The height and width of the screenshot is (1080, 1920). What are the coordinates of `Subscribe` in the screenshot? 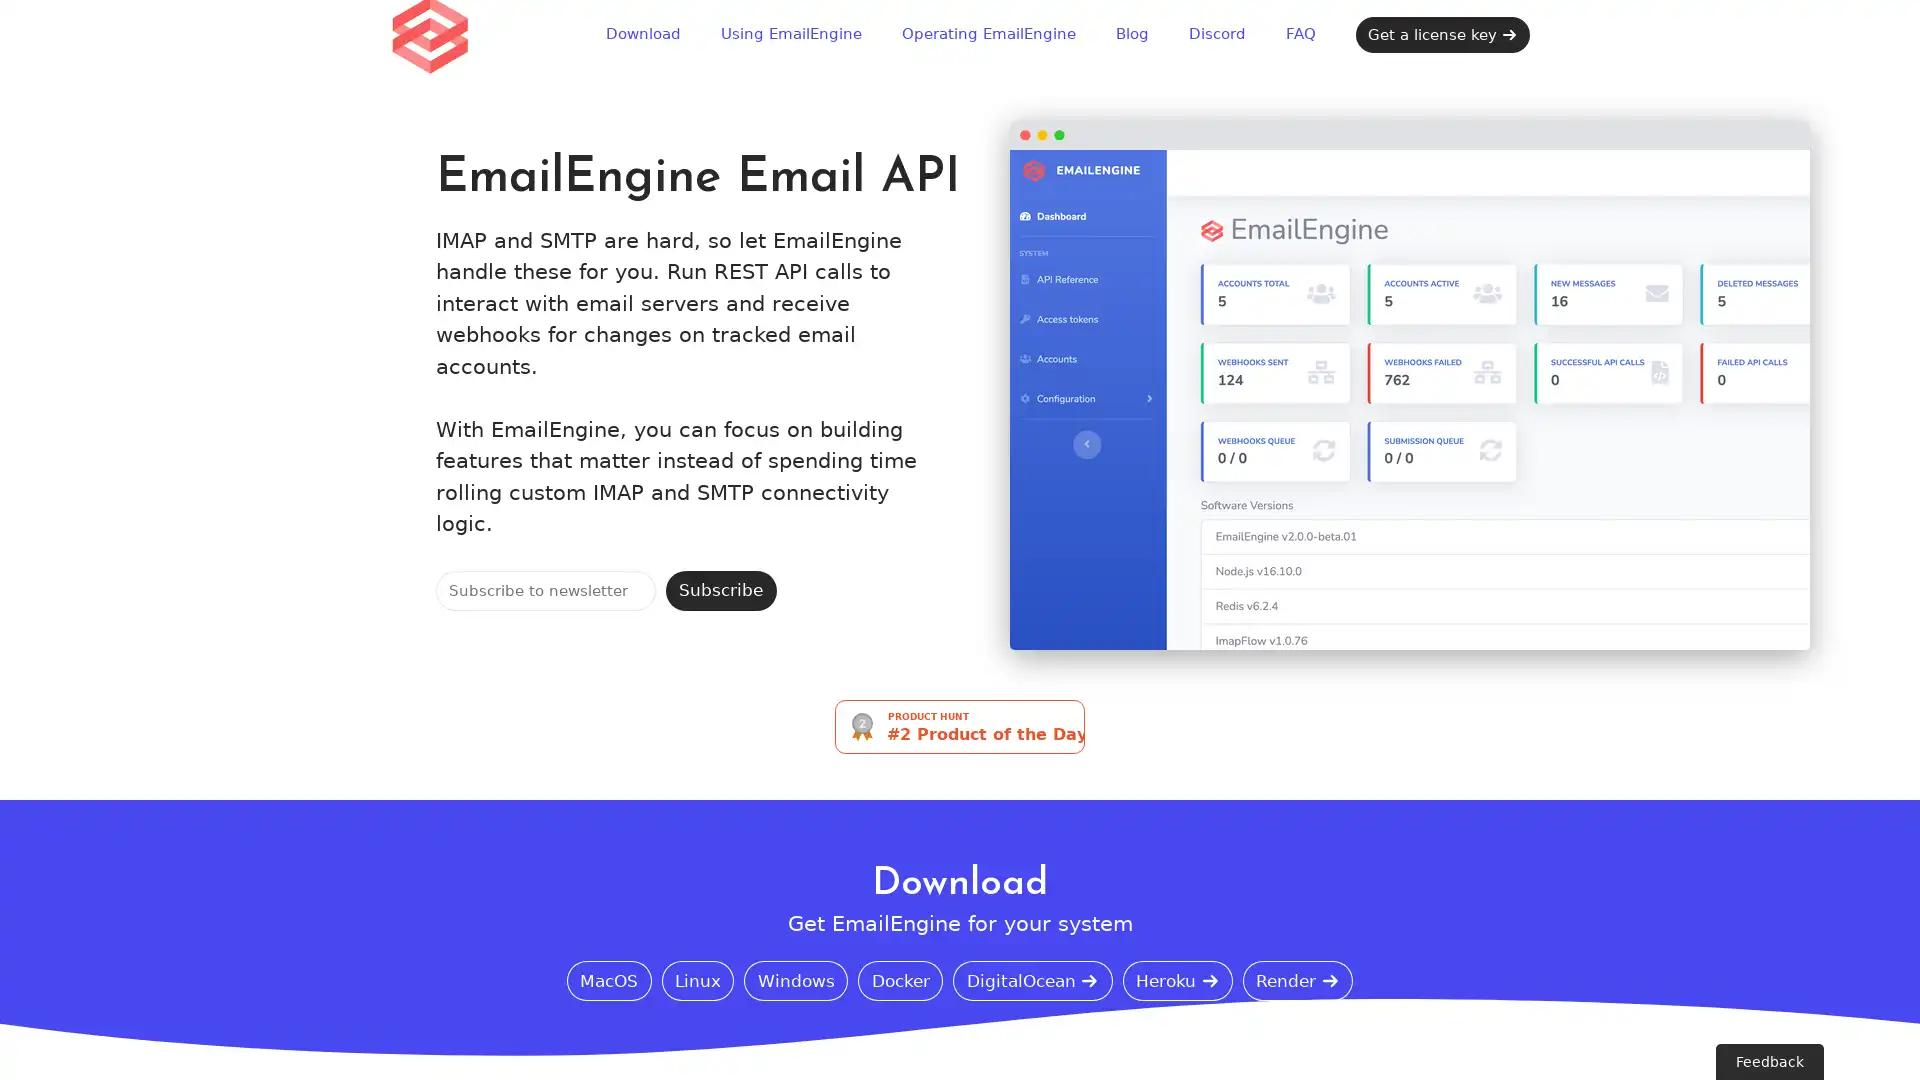 It's located at (720, 589).